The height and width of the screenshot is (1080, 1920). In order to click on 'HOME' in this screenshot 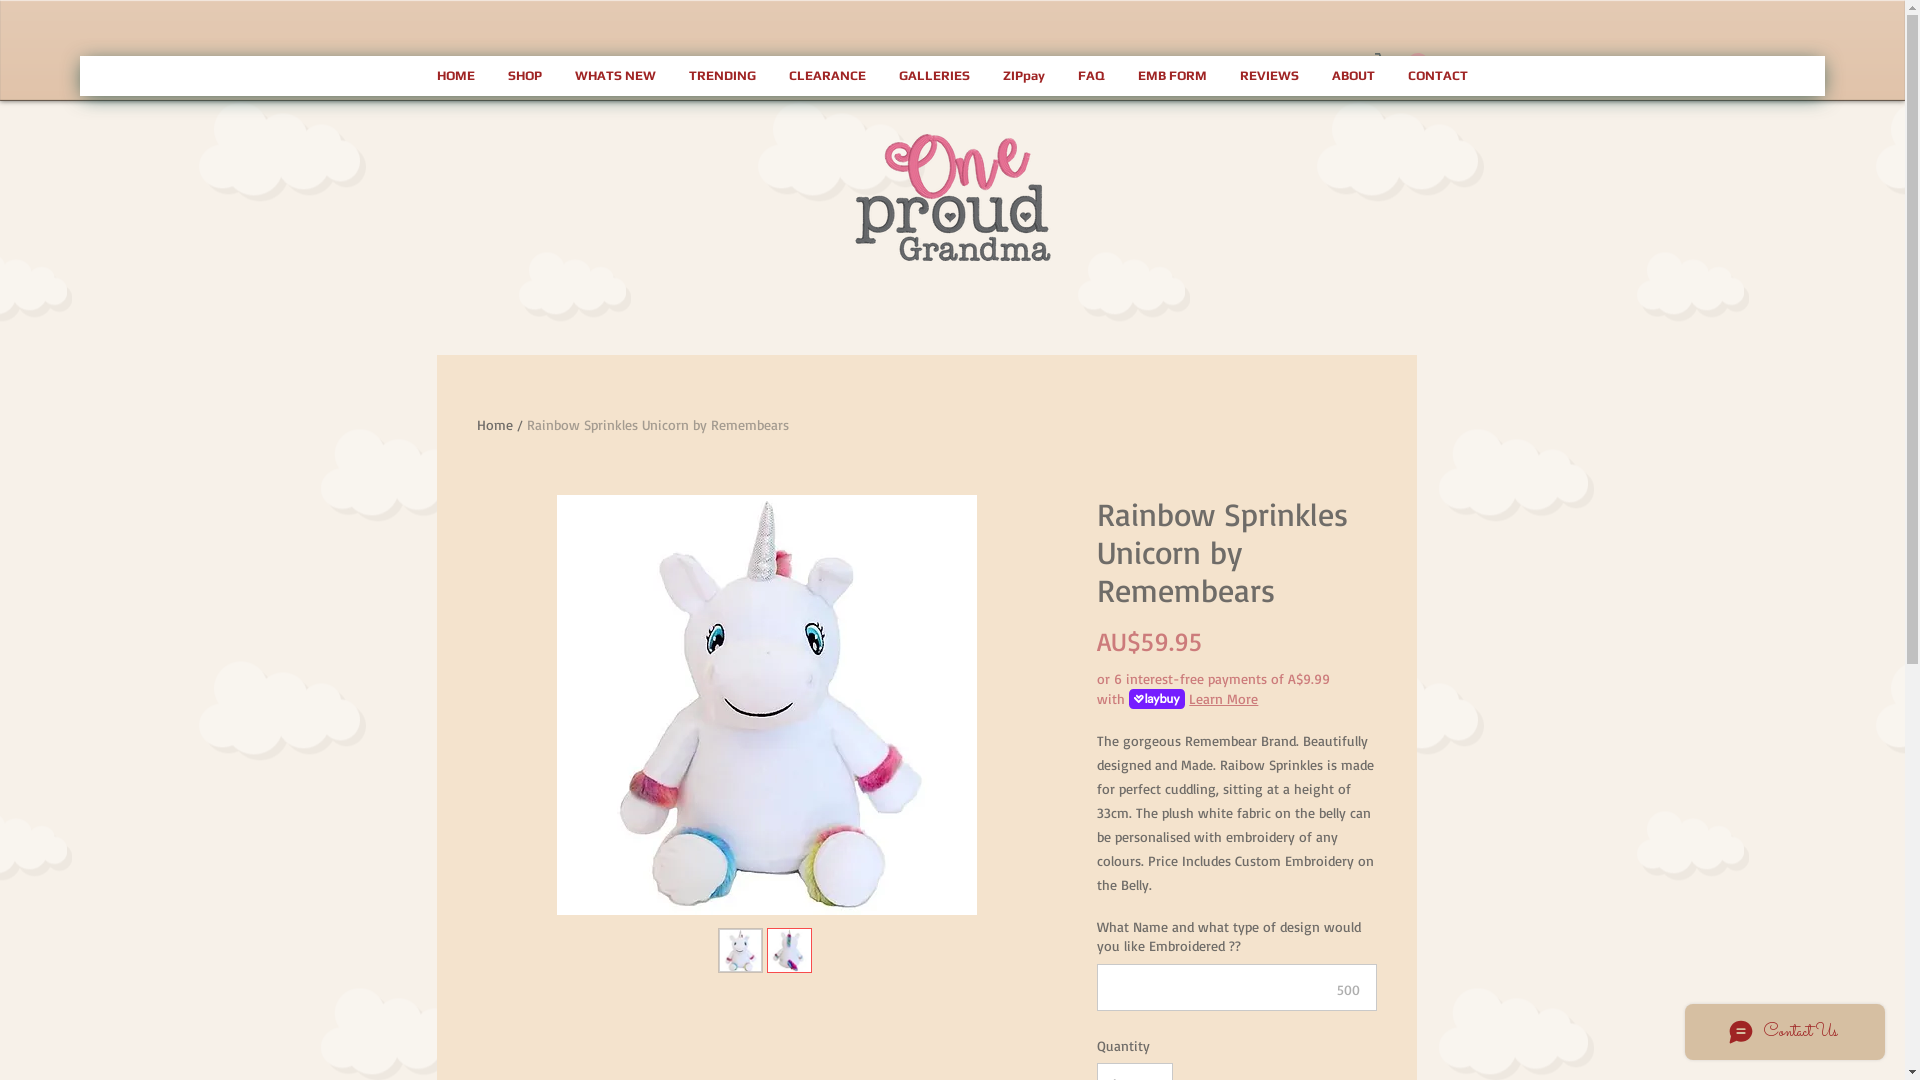, I will do `click(454, 75)`.